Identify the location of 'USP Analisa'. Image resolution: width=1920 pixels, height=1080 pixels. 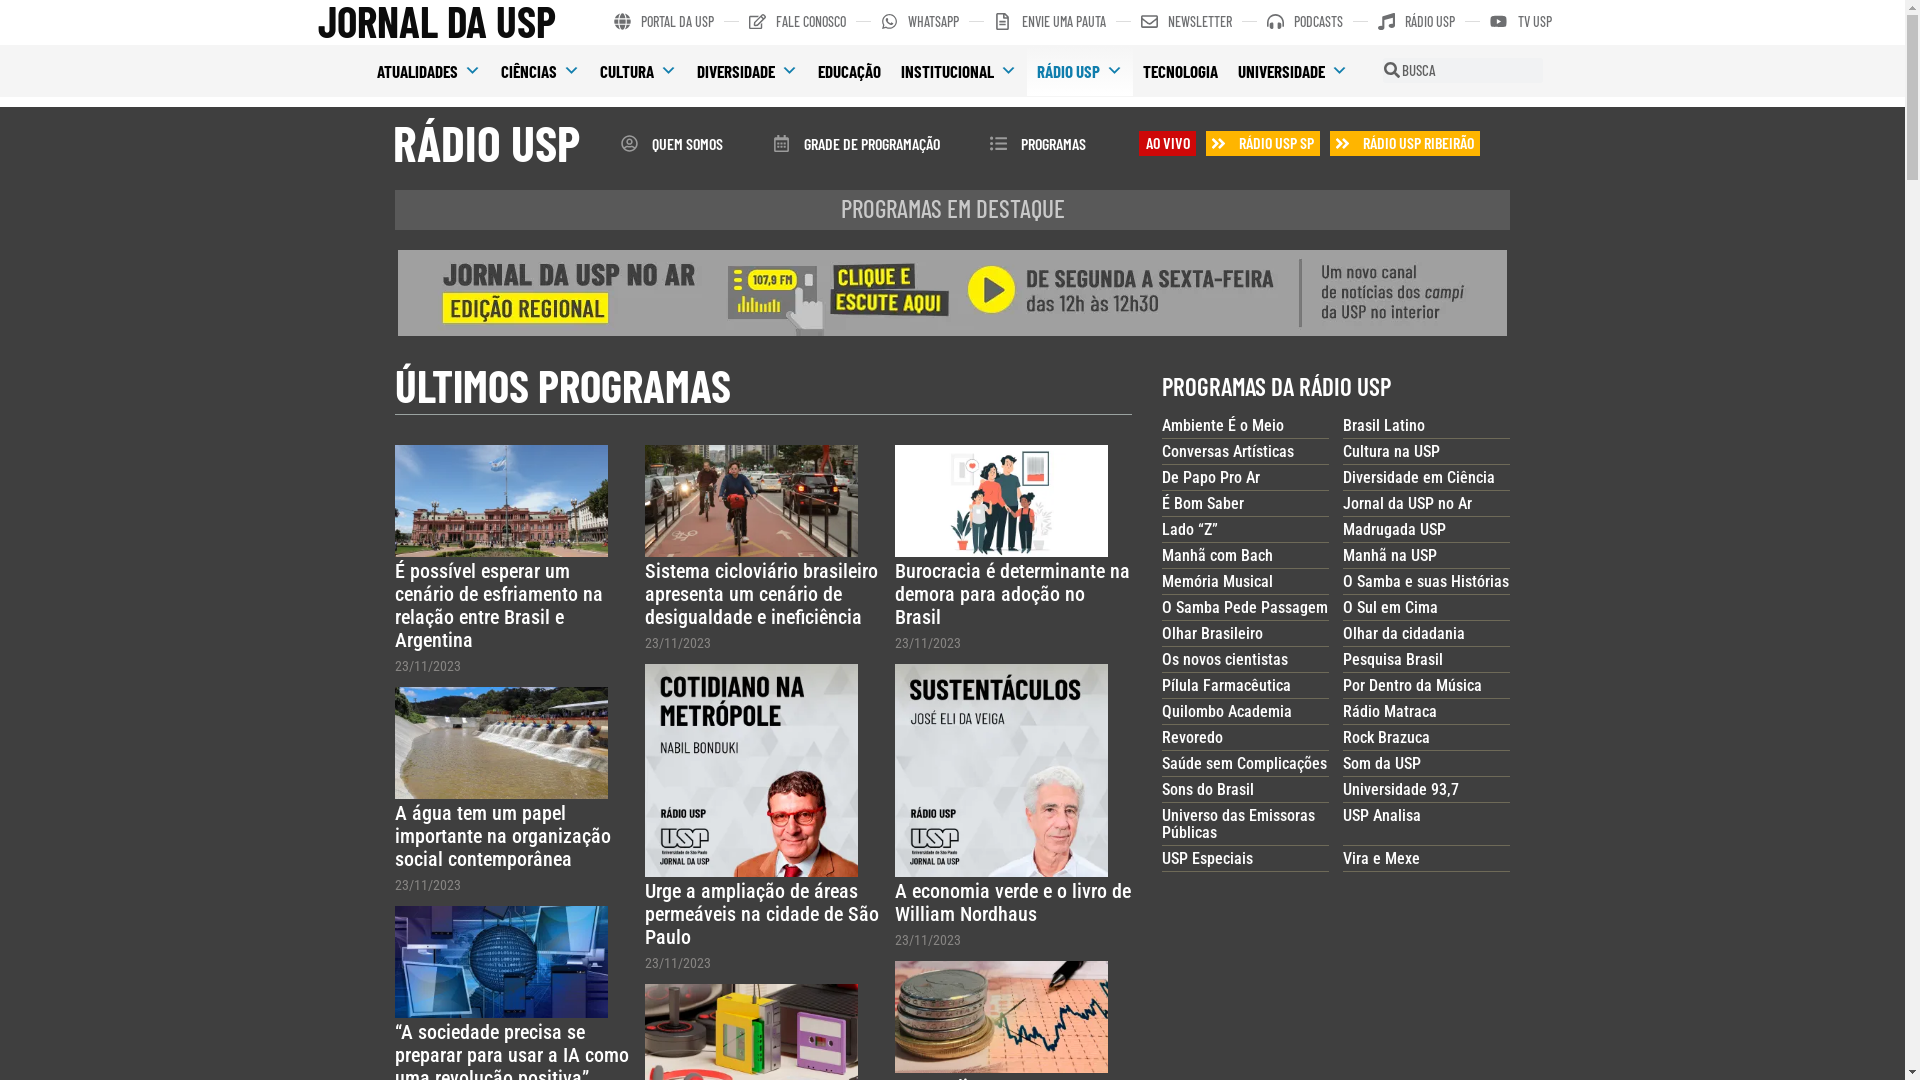
(1381, 815).